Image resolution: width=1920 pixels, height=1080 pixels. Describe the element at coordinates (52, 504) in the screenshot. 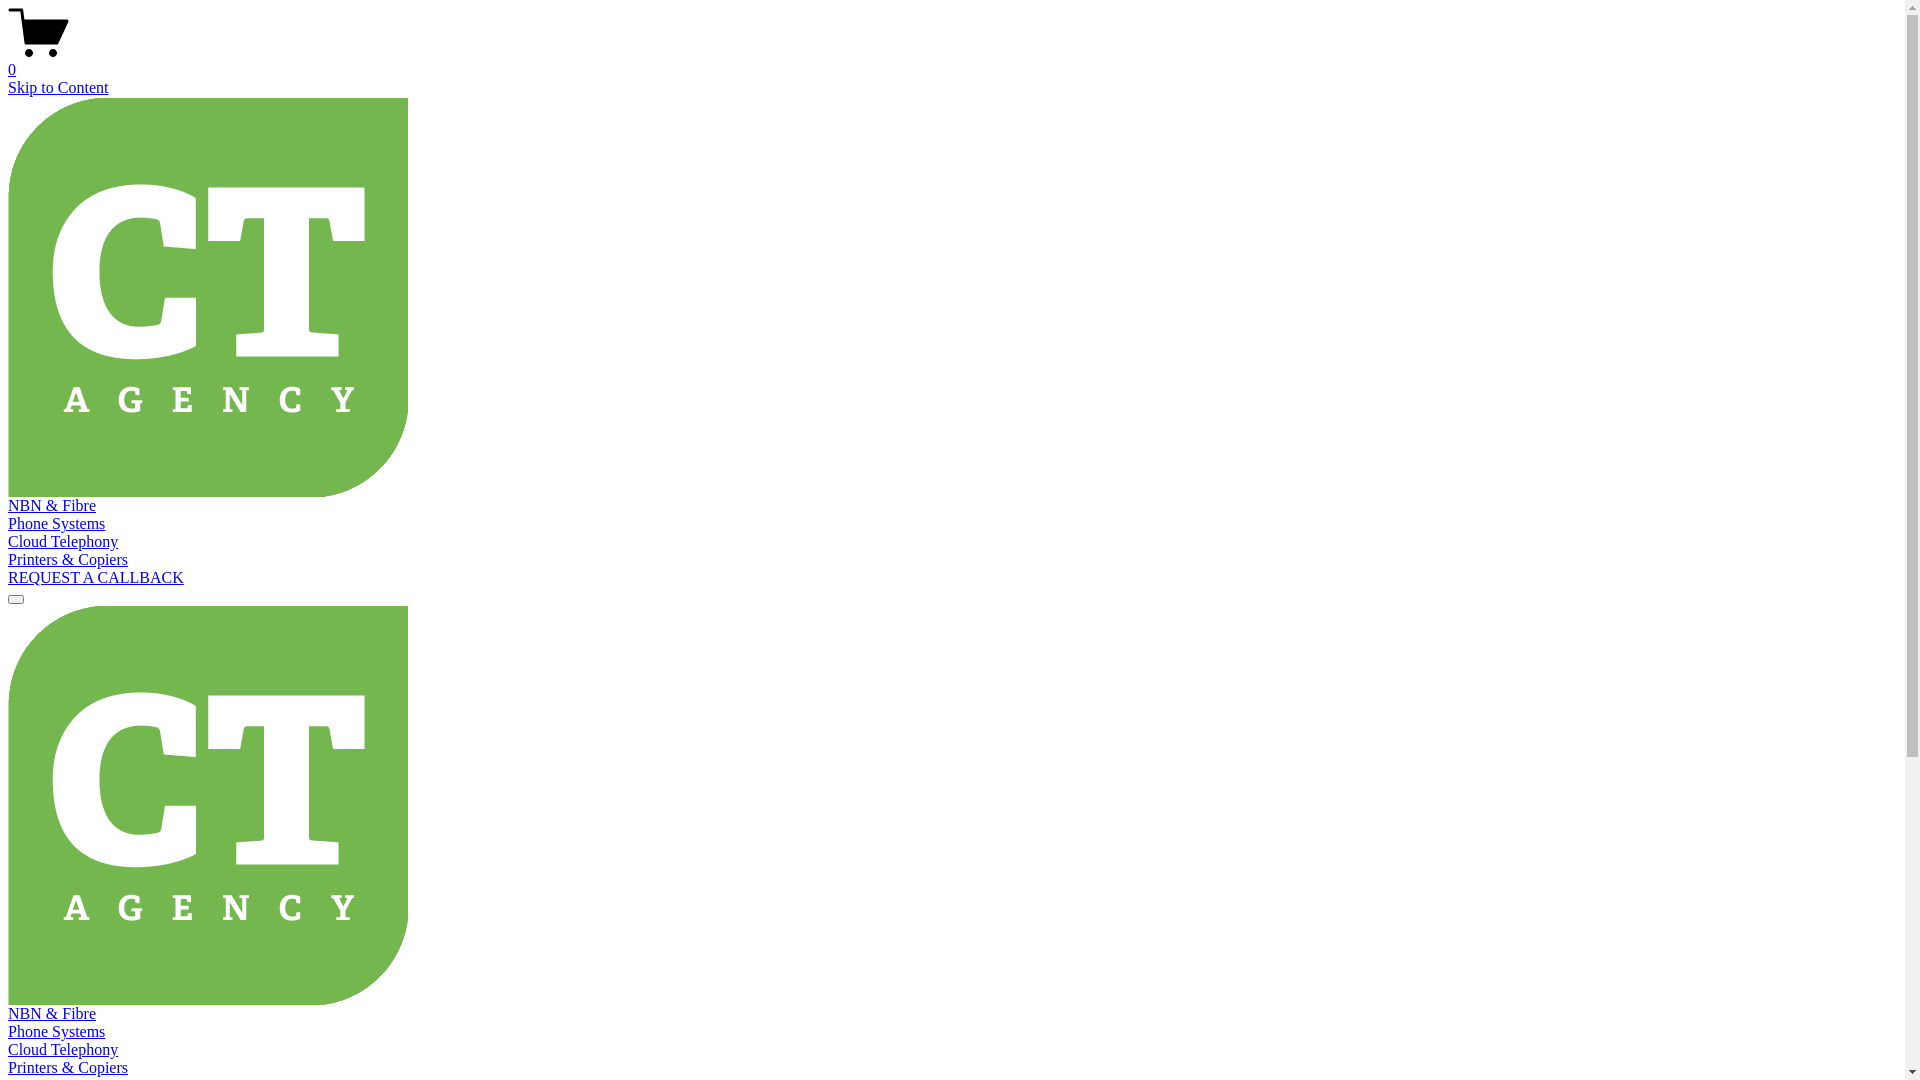

I see `'NBN & Fibre'` at that location.